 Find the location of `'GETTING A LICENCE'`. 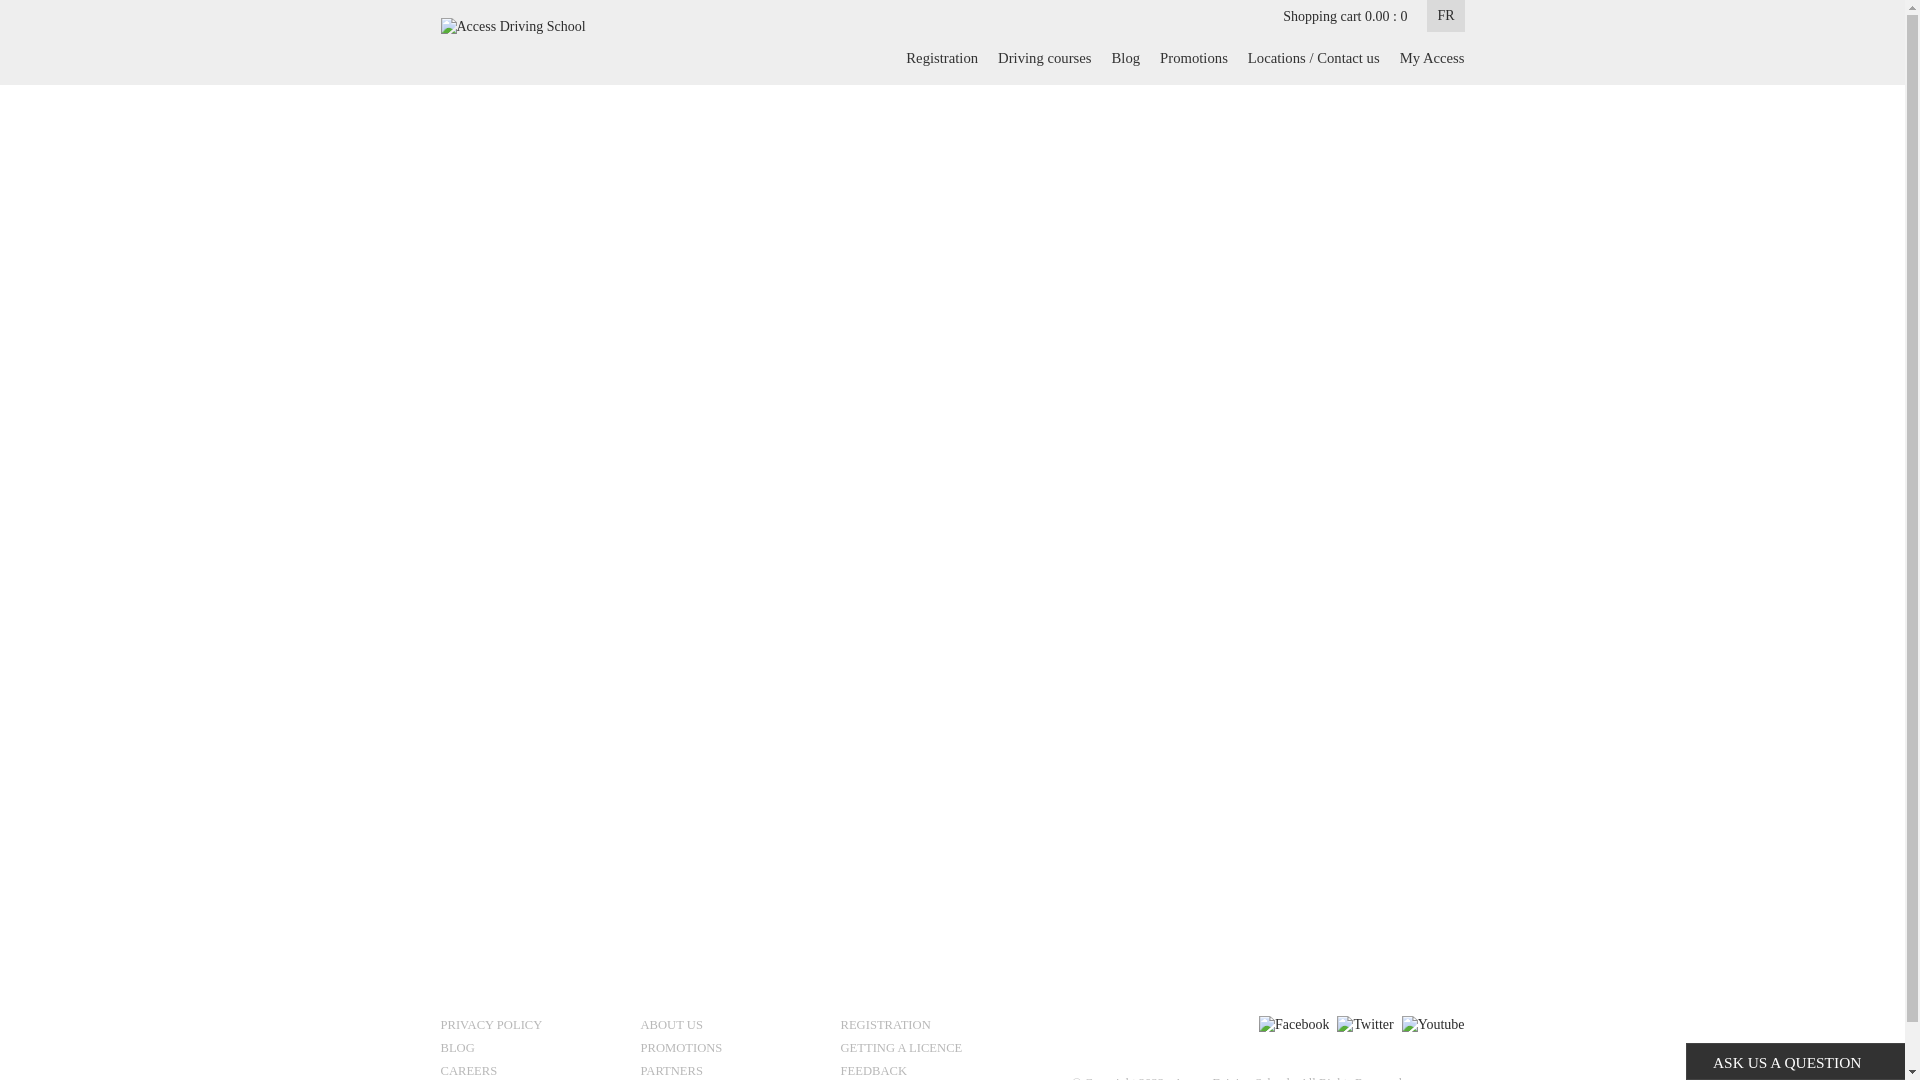

'GETTING A LICENCE' is located at coordinates (931, 1049).